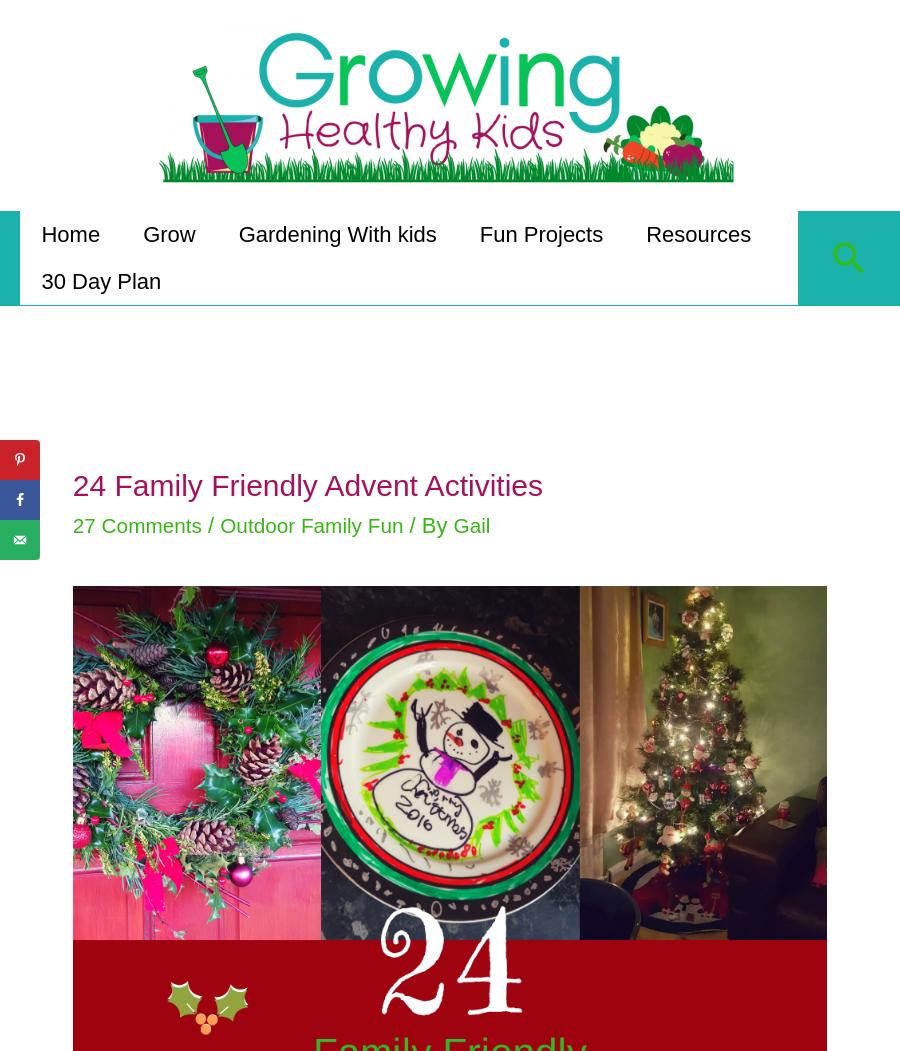  I want to click on 'Pinterest', so click(74, 459).